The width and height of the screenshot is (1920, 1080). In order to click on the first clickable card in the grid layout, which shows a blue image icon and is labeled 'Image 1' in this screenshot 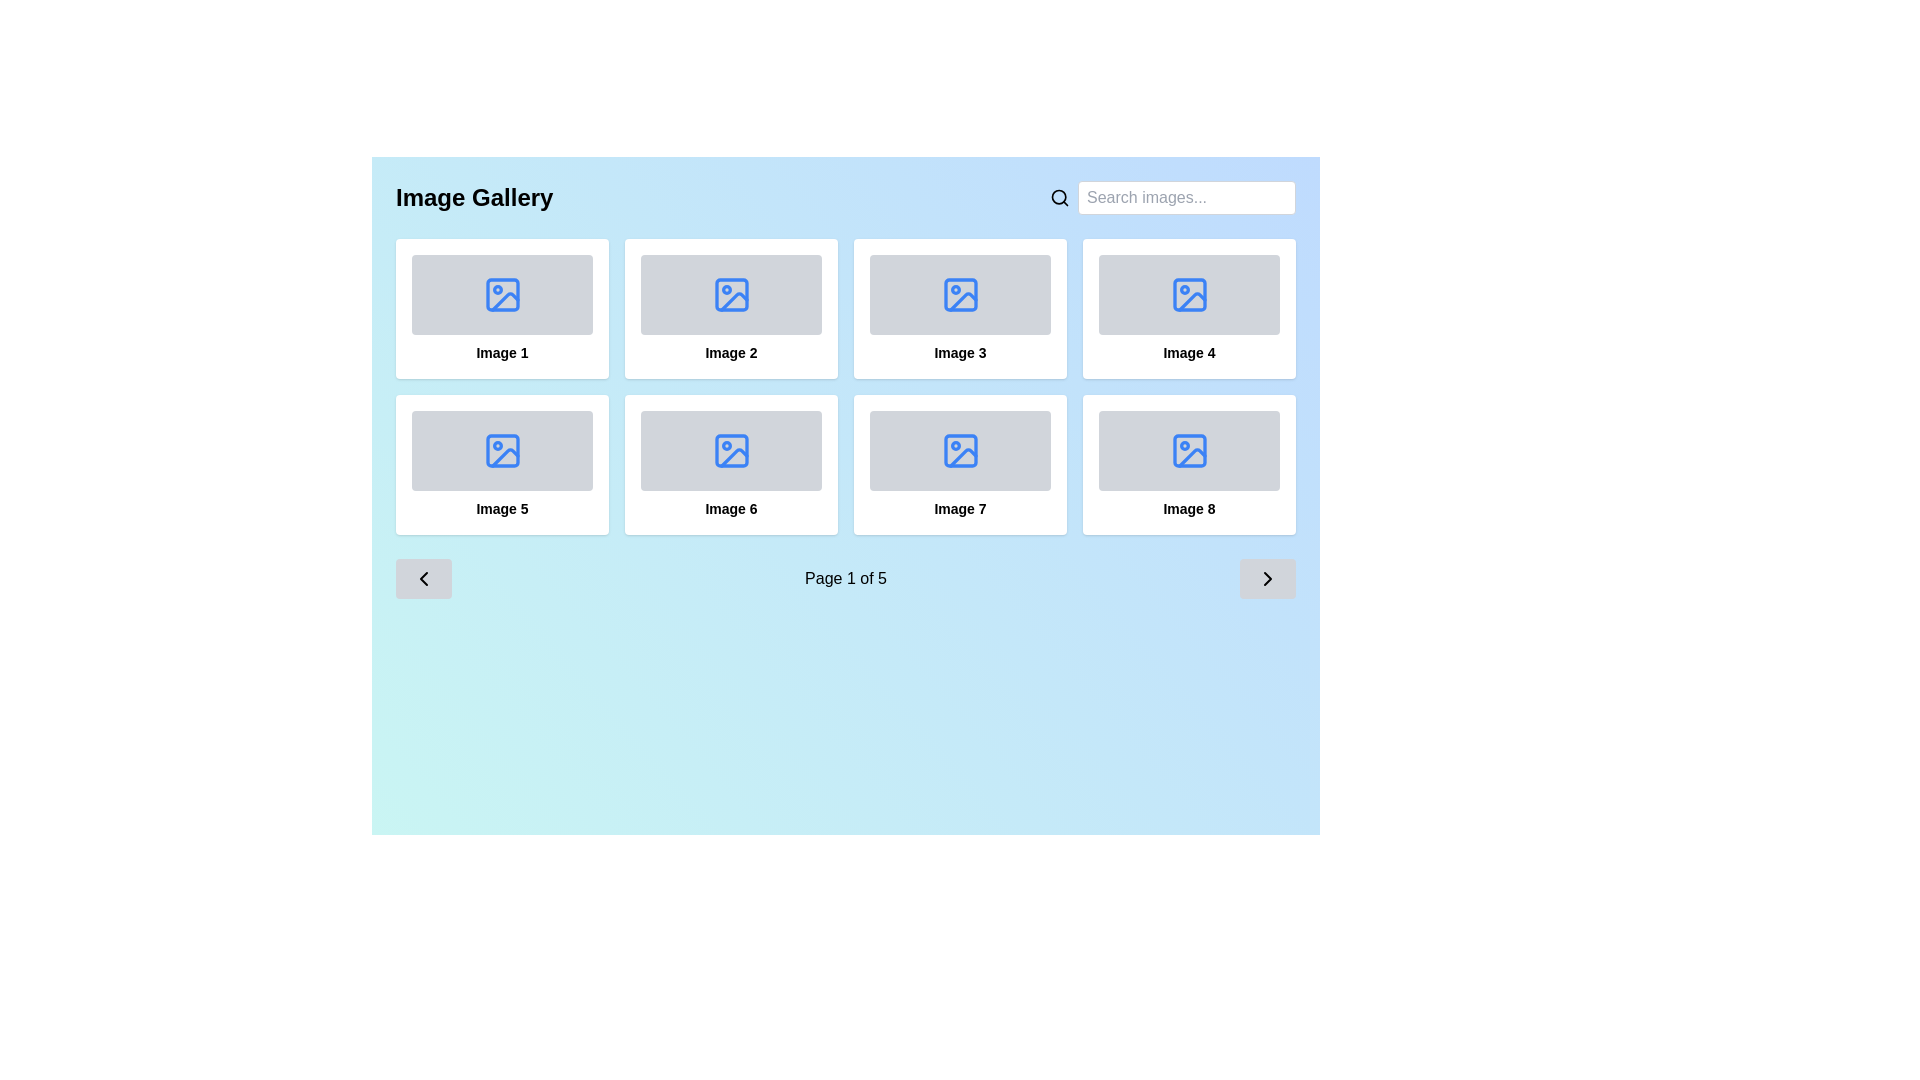, I will do `click(502, 308)`.